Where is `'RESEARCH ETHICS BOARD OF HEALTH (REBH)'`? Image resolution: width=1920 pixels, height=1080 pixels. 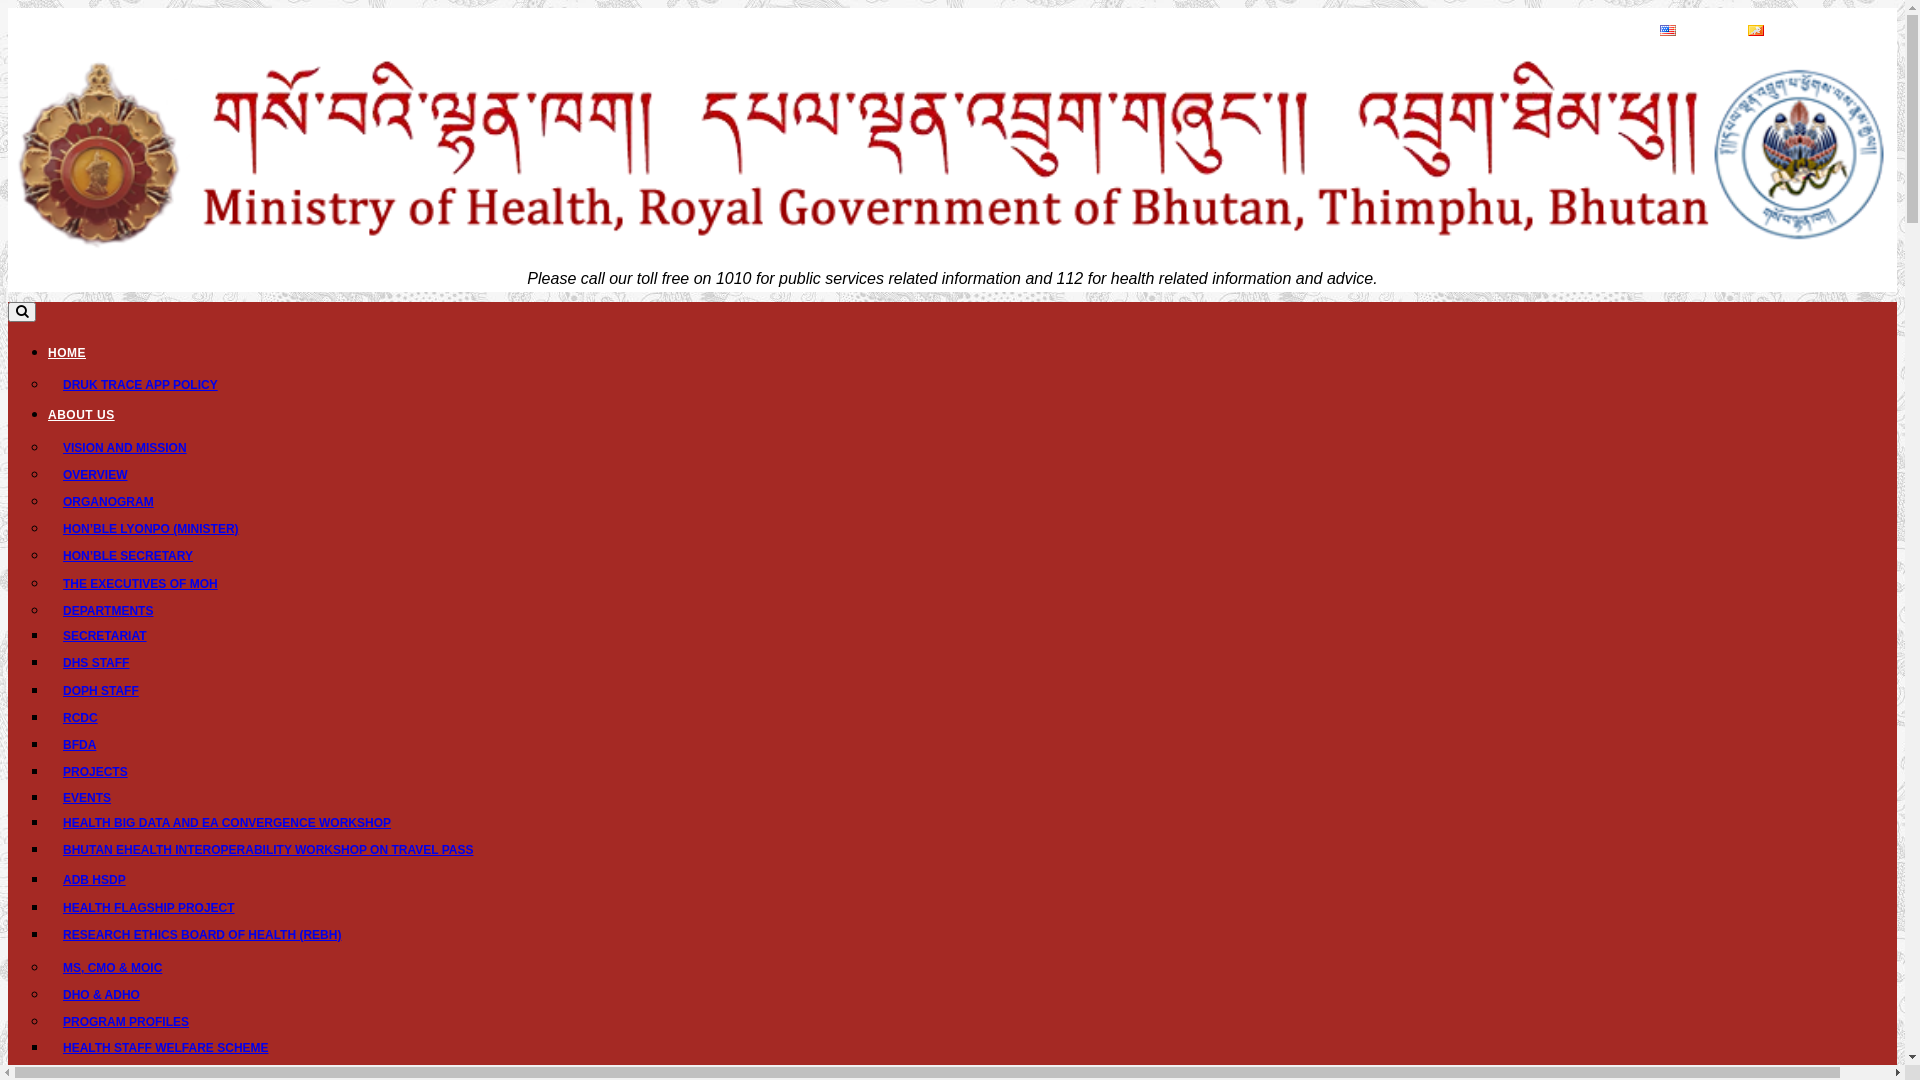 'RESEARCH ETHICS BOARD OF HEALTH (REBH)' is located at coordinates (211, 934).